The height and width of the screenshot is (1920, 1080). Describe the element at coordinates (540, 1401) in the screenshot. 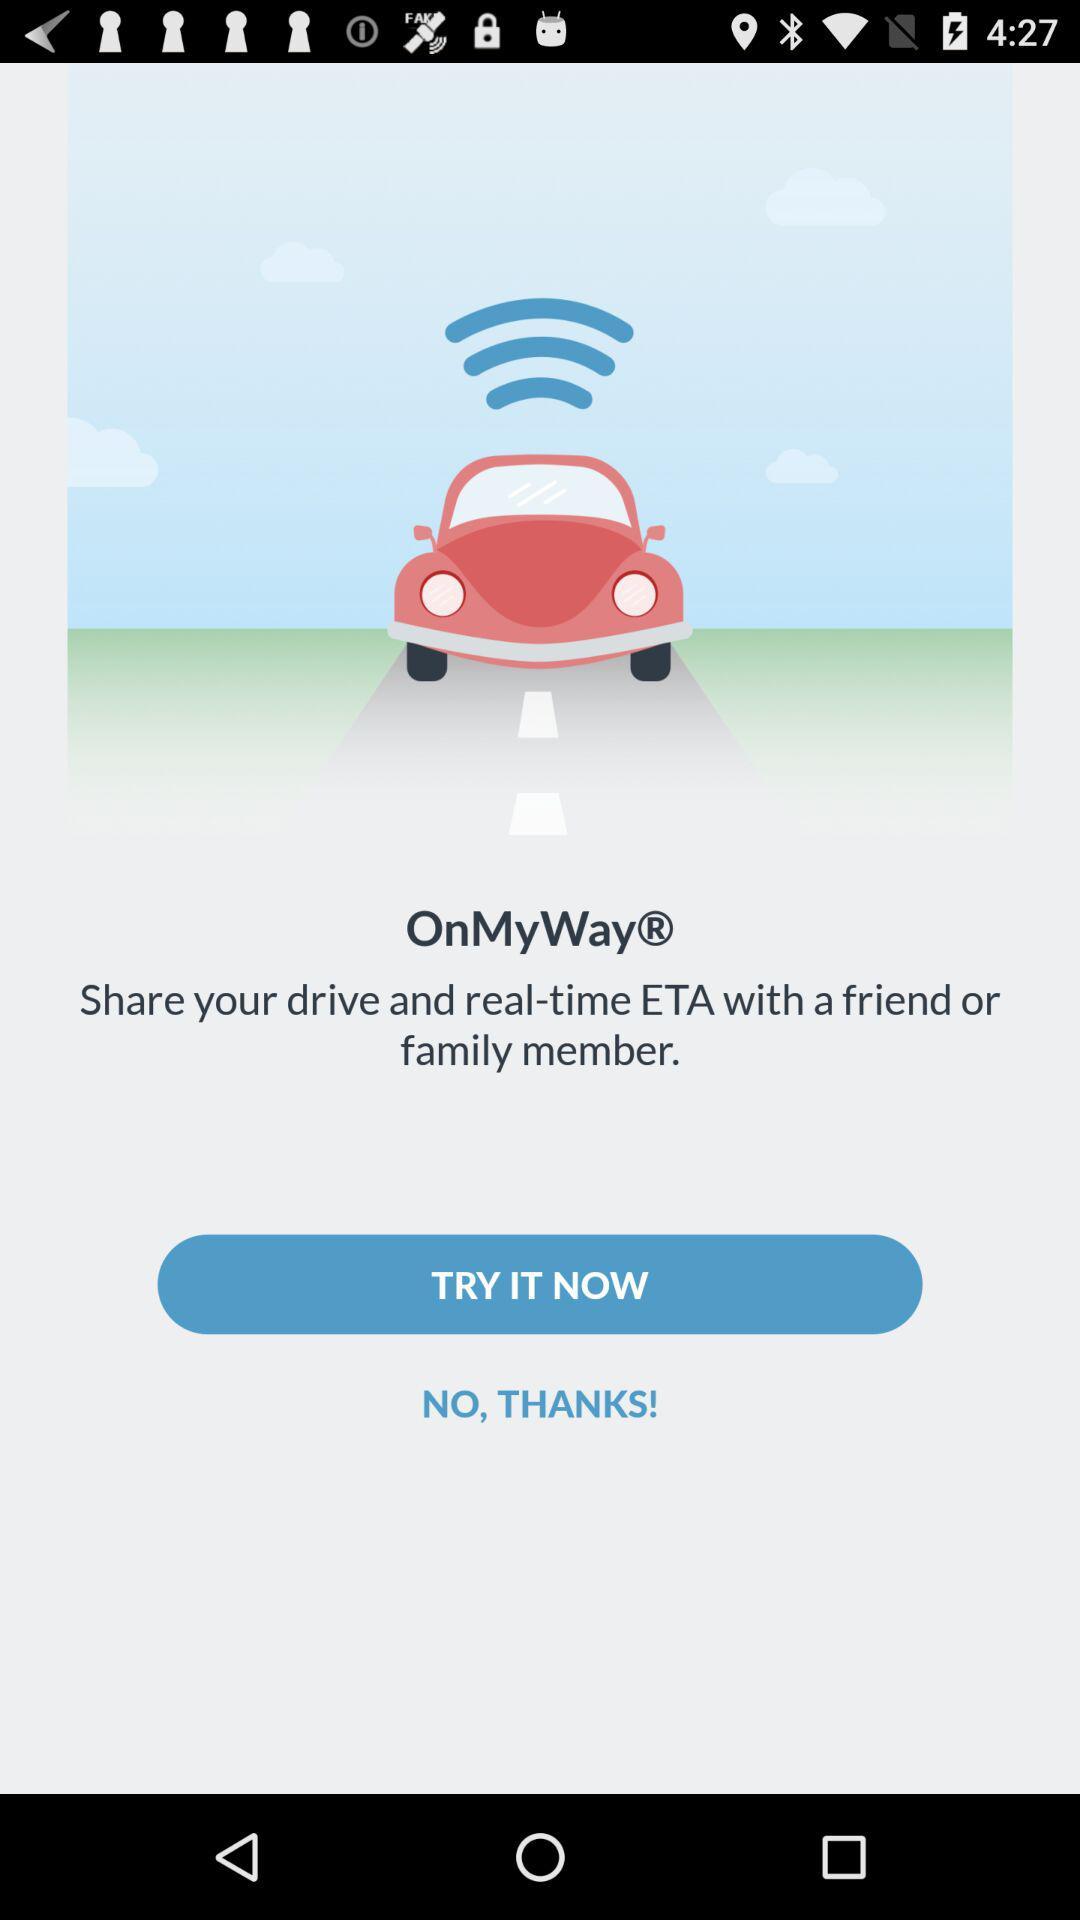

I see `no, thanks! item` at that location.